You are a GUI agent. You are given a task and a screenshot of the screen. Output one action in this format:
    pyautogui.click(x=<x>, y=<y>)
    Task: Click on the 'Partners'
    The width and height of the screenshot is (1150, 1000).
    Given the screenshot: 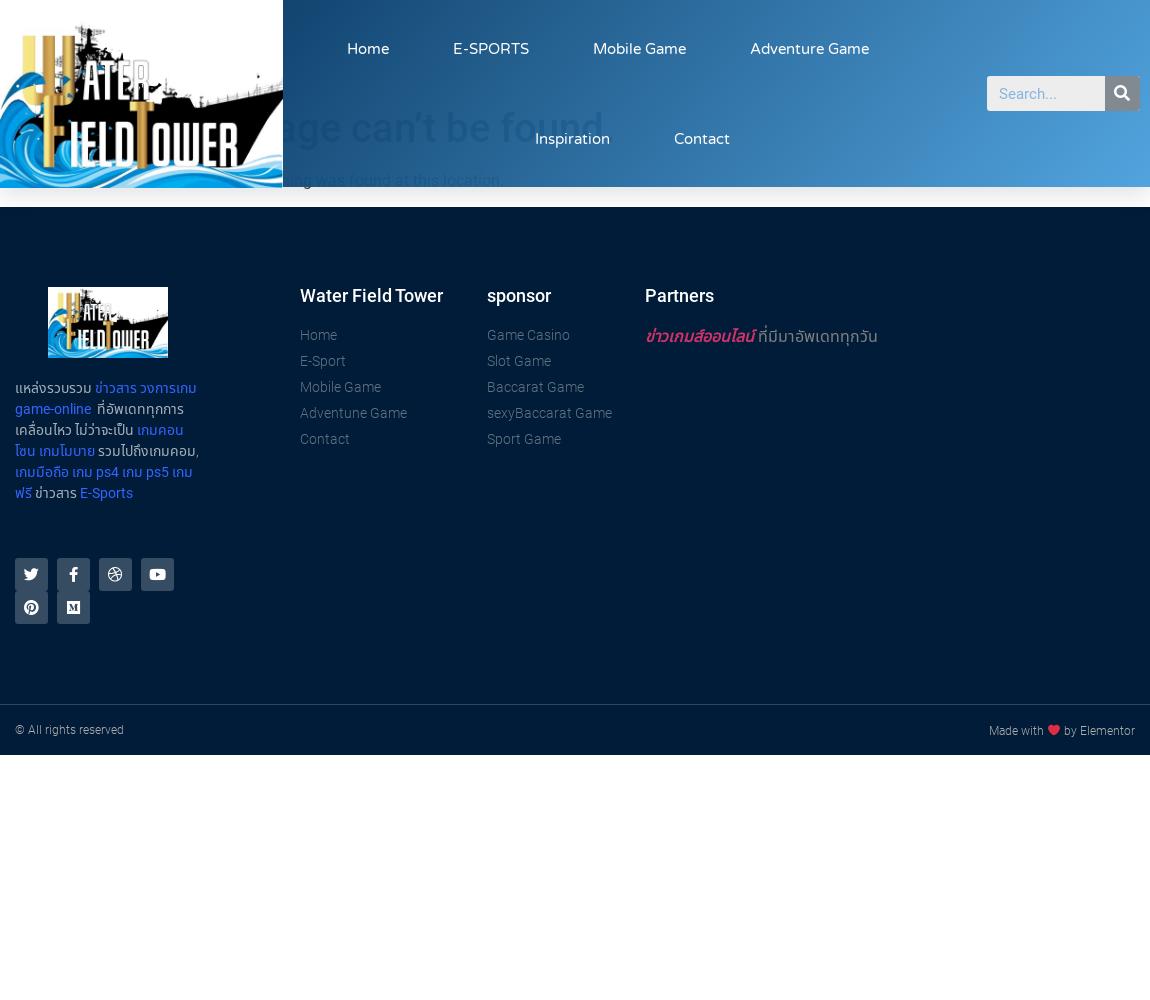 What is the action you would take?
    pyautogui.click(x=677, y=295)
    